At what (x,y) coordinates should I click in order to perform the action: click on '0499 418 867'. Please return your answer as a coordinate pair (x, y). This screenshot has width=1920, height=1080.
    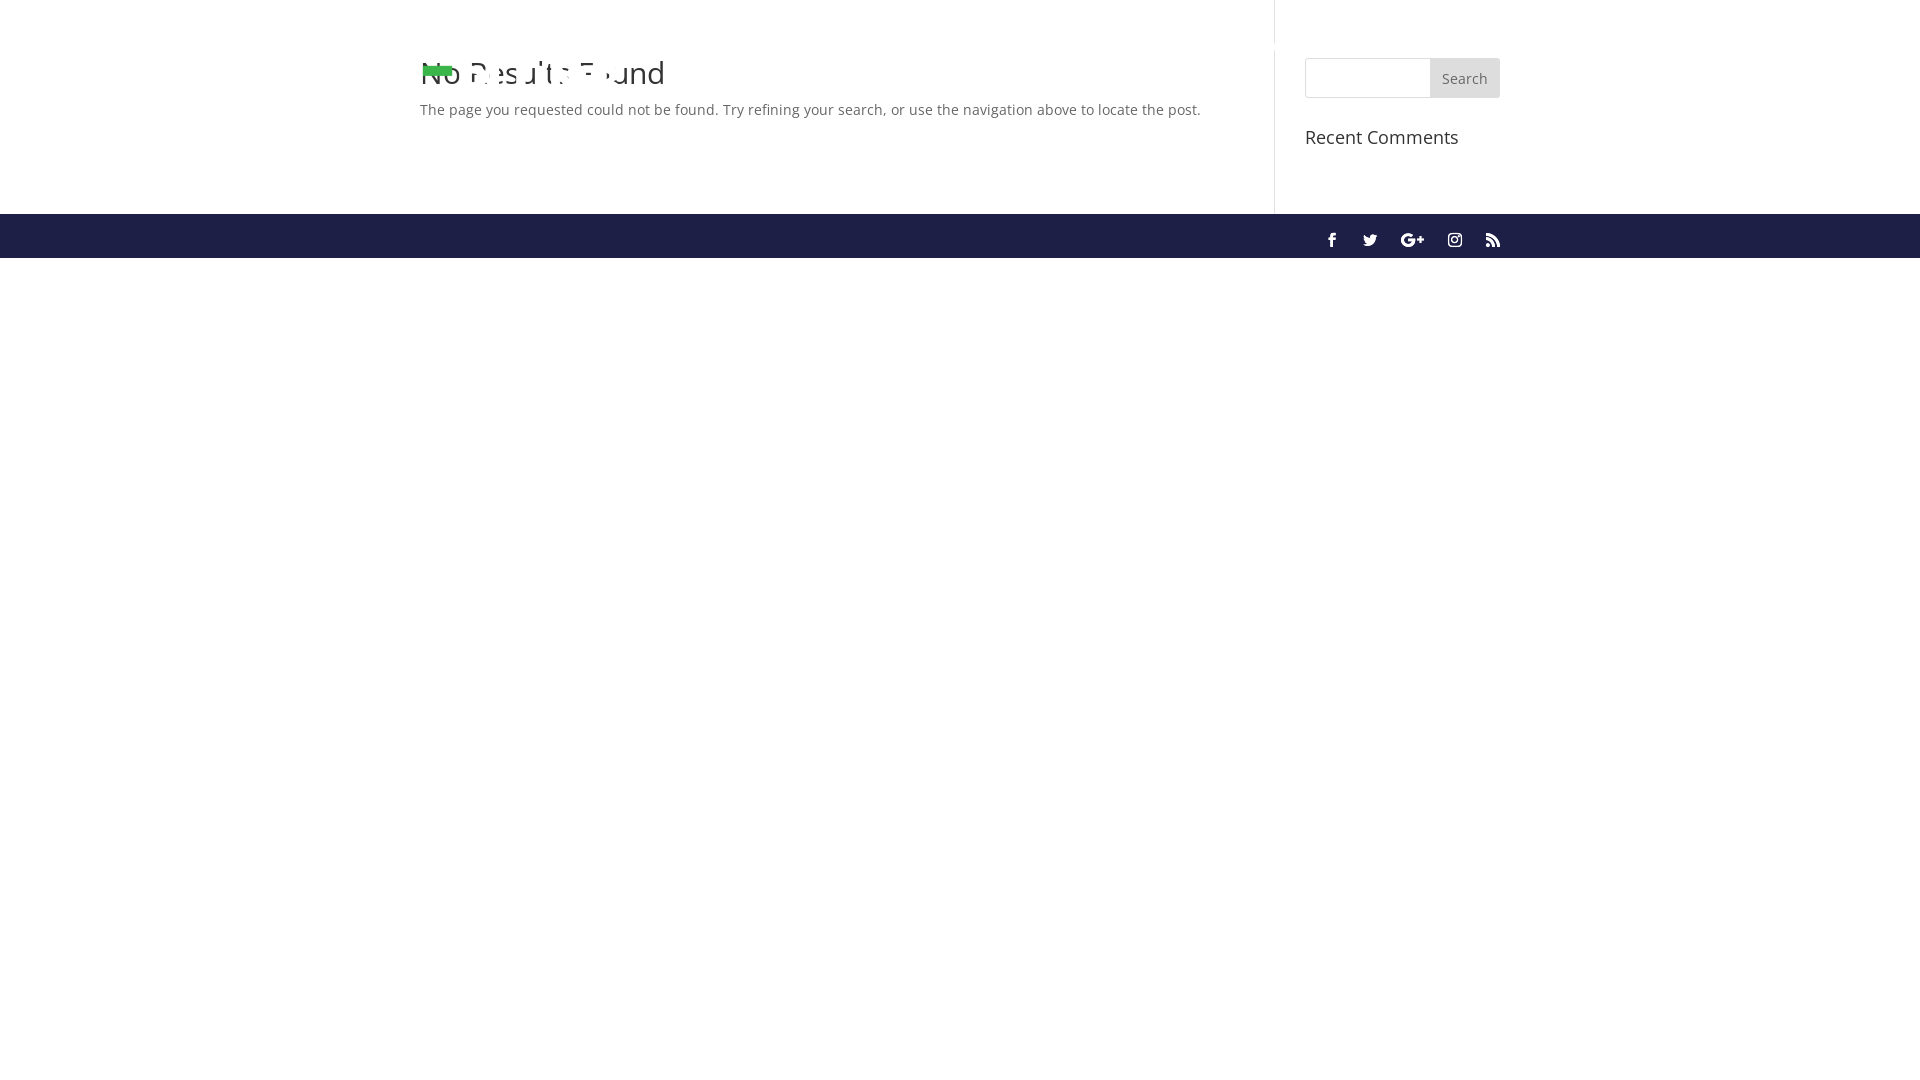
    Looking at the image, I should click on (1396, 41).